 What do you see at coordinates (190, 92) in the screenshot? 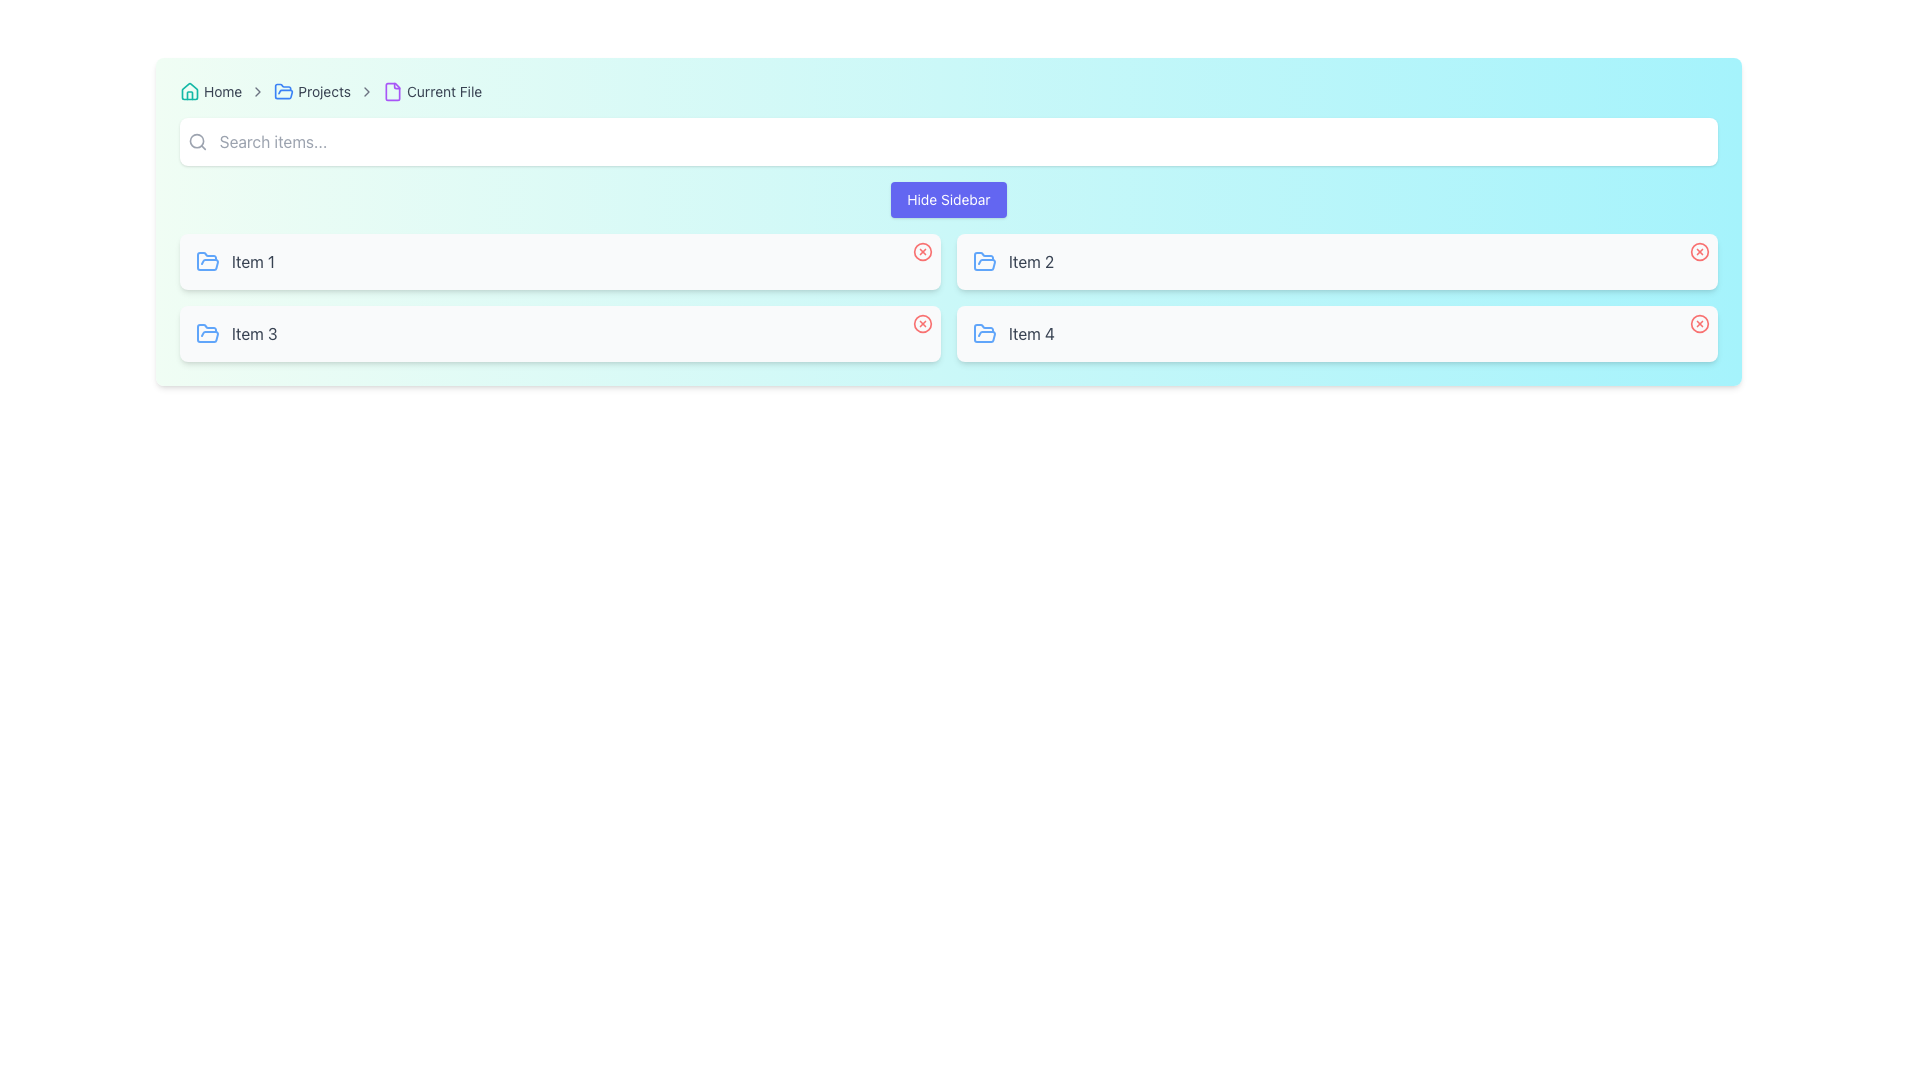
I see `the 'Home' icon in the breadcrumb navigation bar, which serves as a navigational aid to redirect to the main interface or dashboard` at bounding box center [190, 92].